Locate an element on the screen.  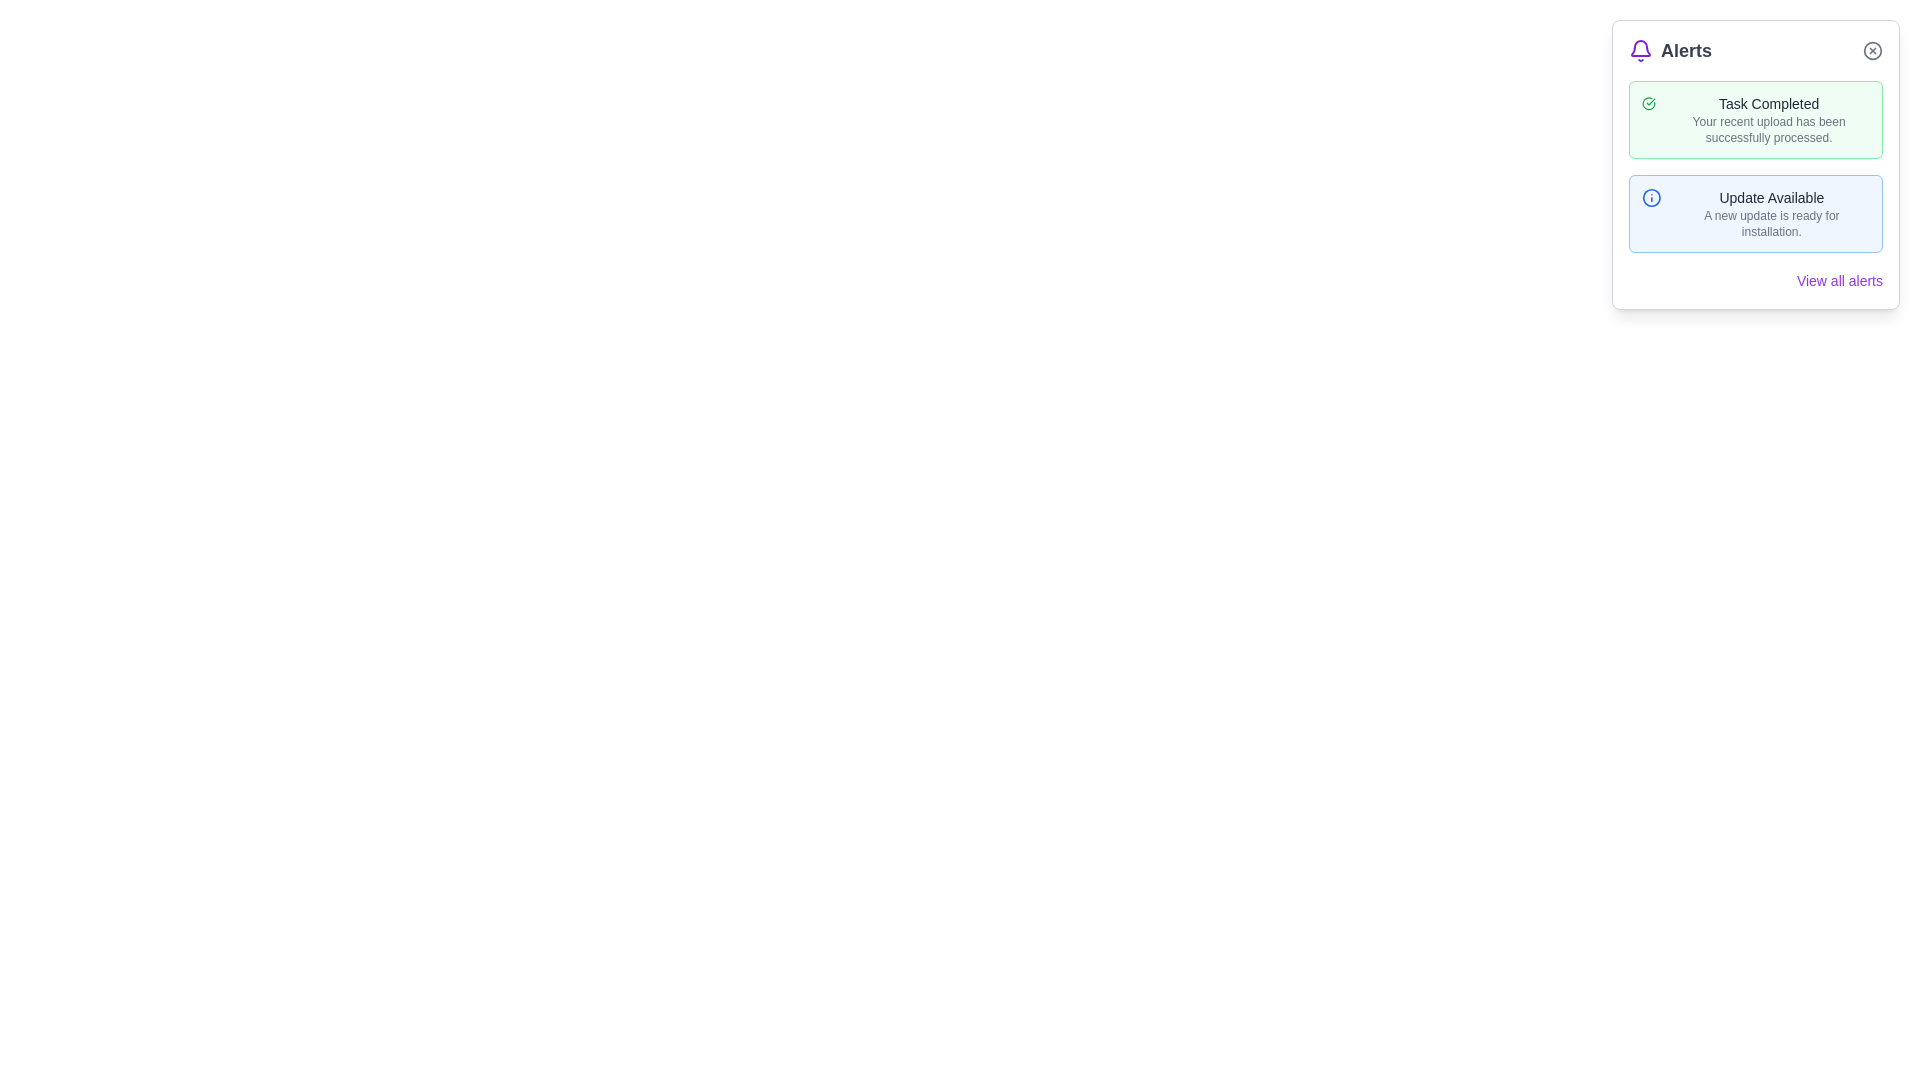
the descriptive text providing information about the update located under the heading 'Update Available' in the notification box is located at coordinates (1771, 223).